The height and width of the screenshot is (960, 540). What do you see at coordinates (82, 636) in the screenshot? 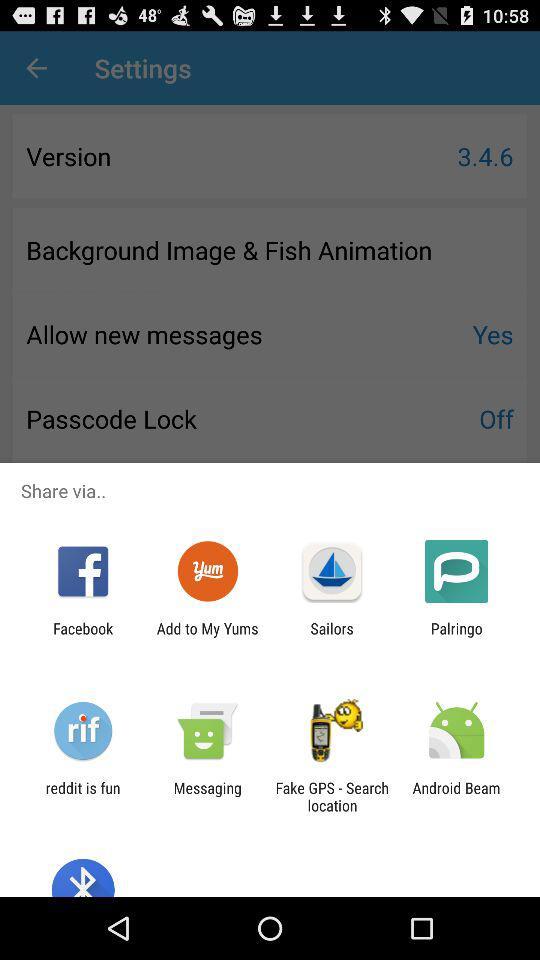
I see `the facebook app` at bounding box center [82, 636].